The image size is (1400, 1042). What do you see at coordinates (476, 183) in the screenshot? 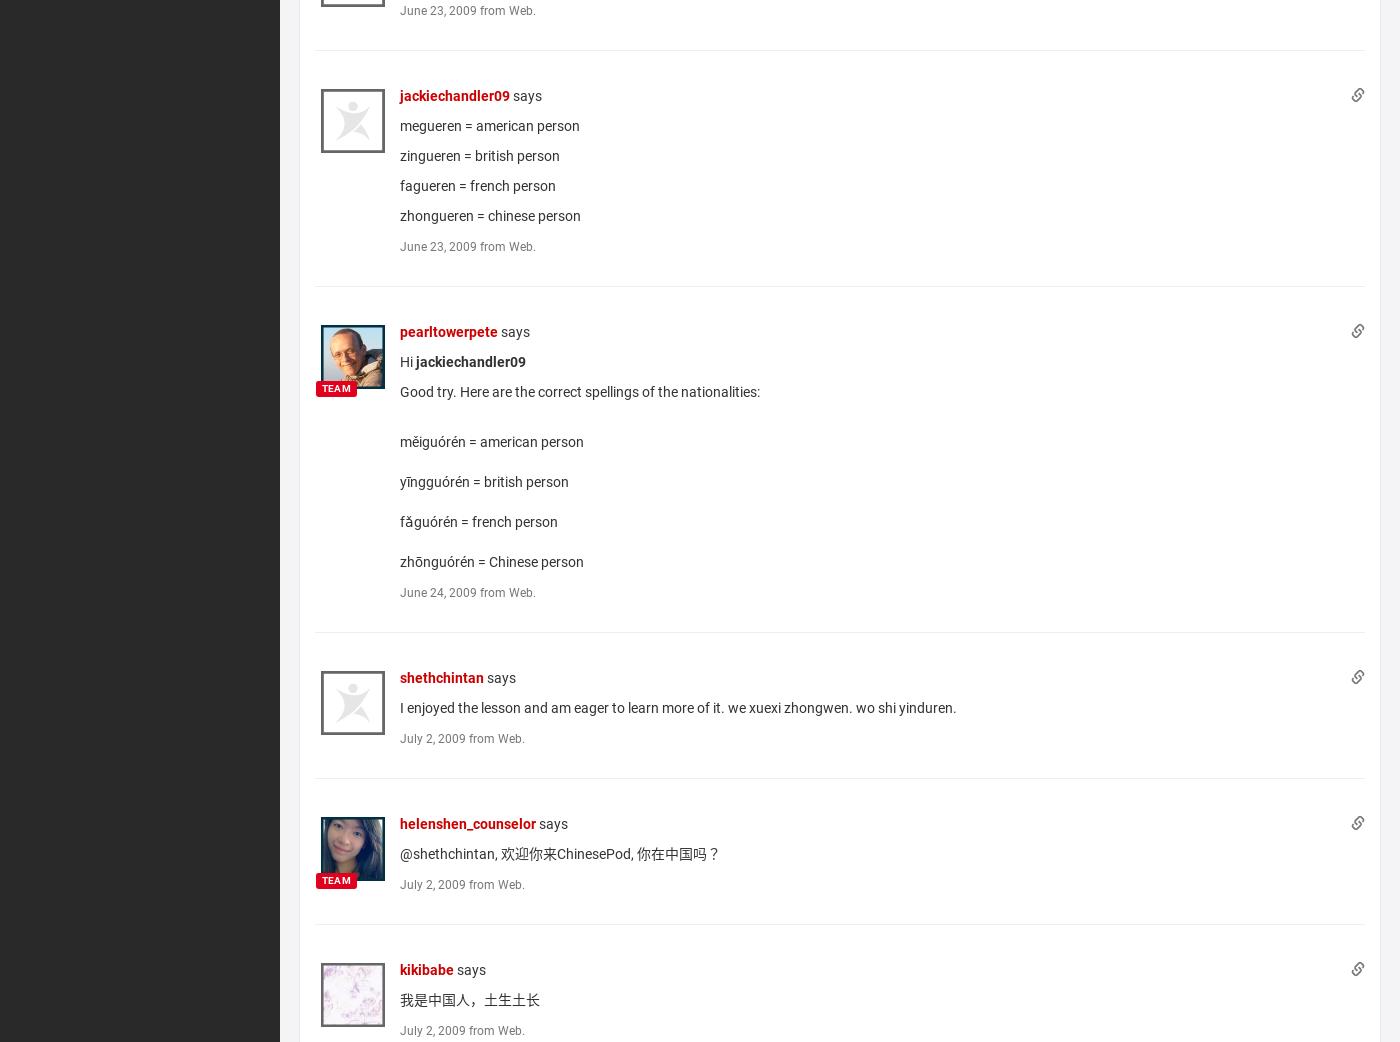
I see `'fagueren = french person'` at bounding box center [476, 183].